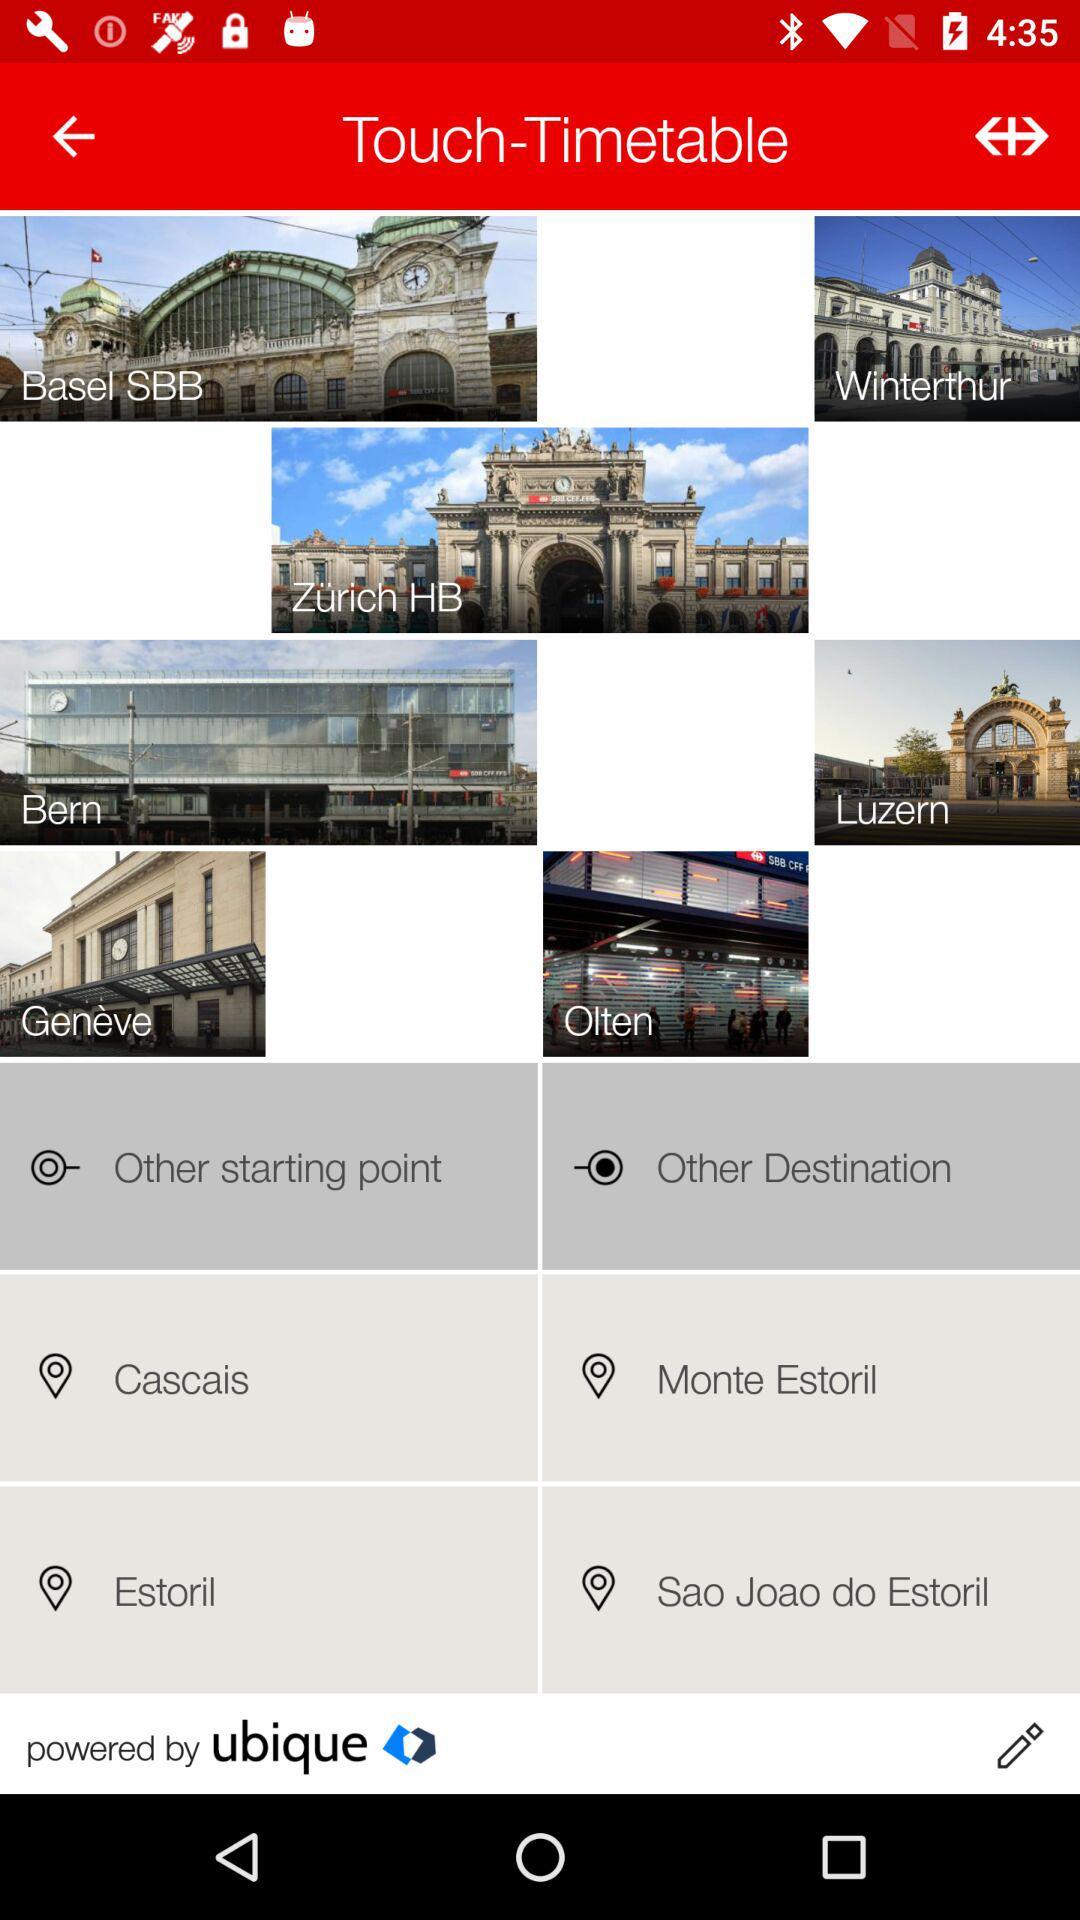  I want to click on the edit icon, so click(1019, 1745).